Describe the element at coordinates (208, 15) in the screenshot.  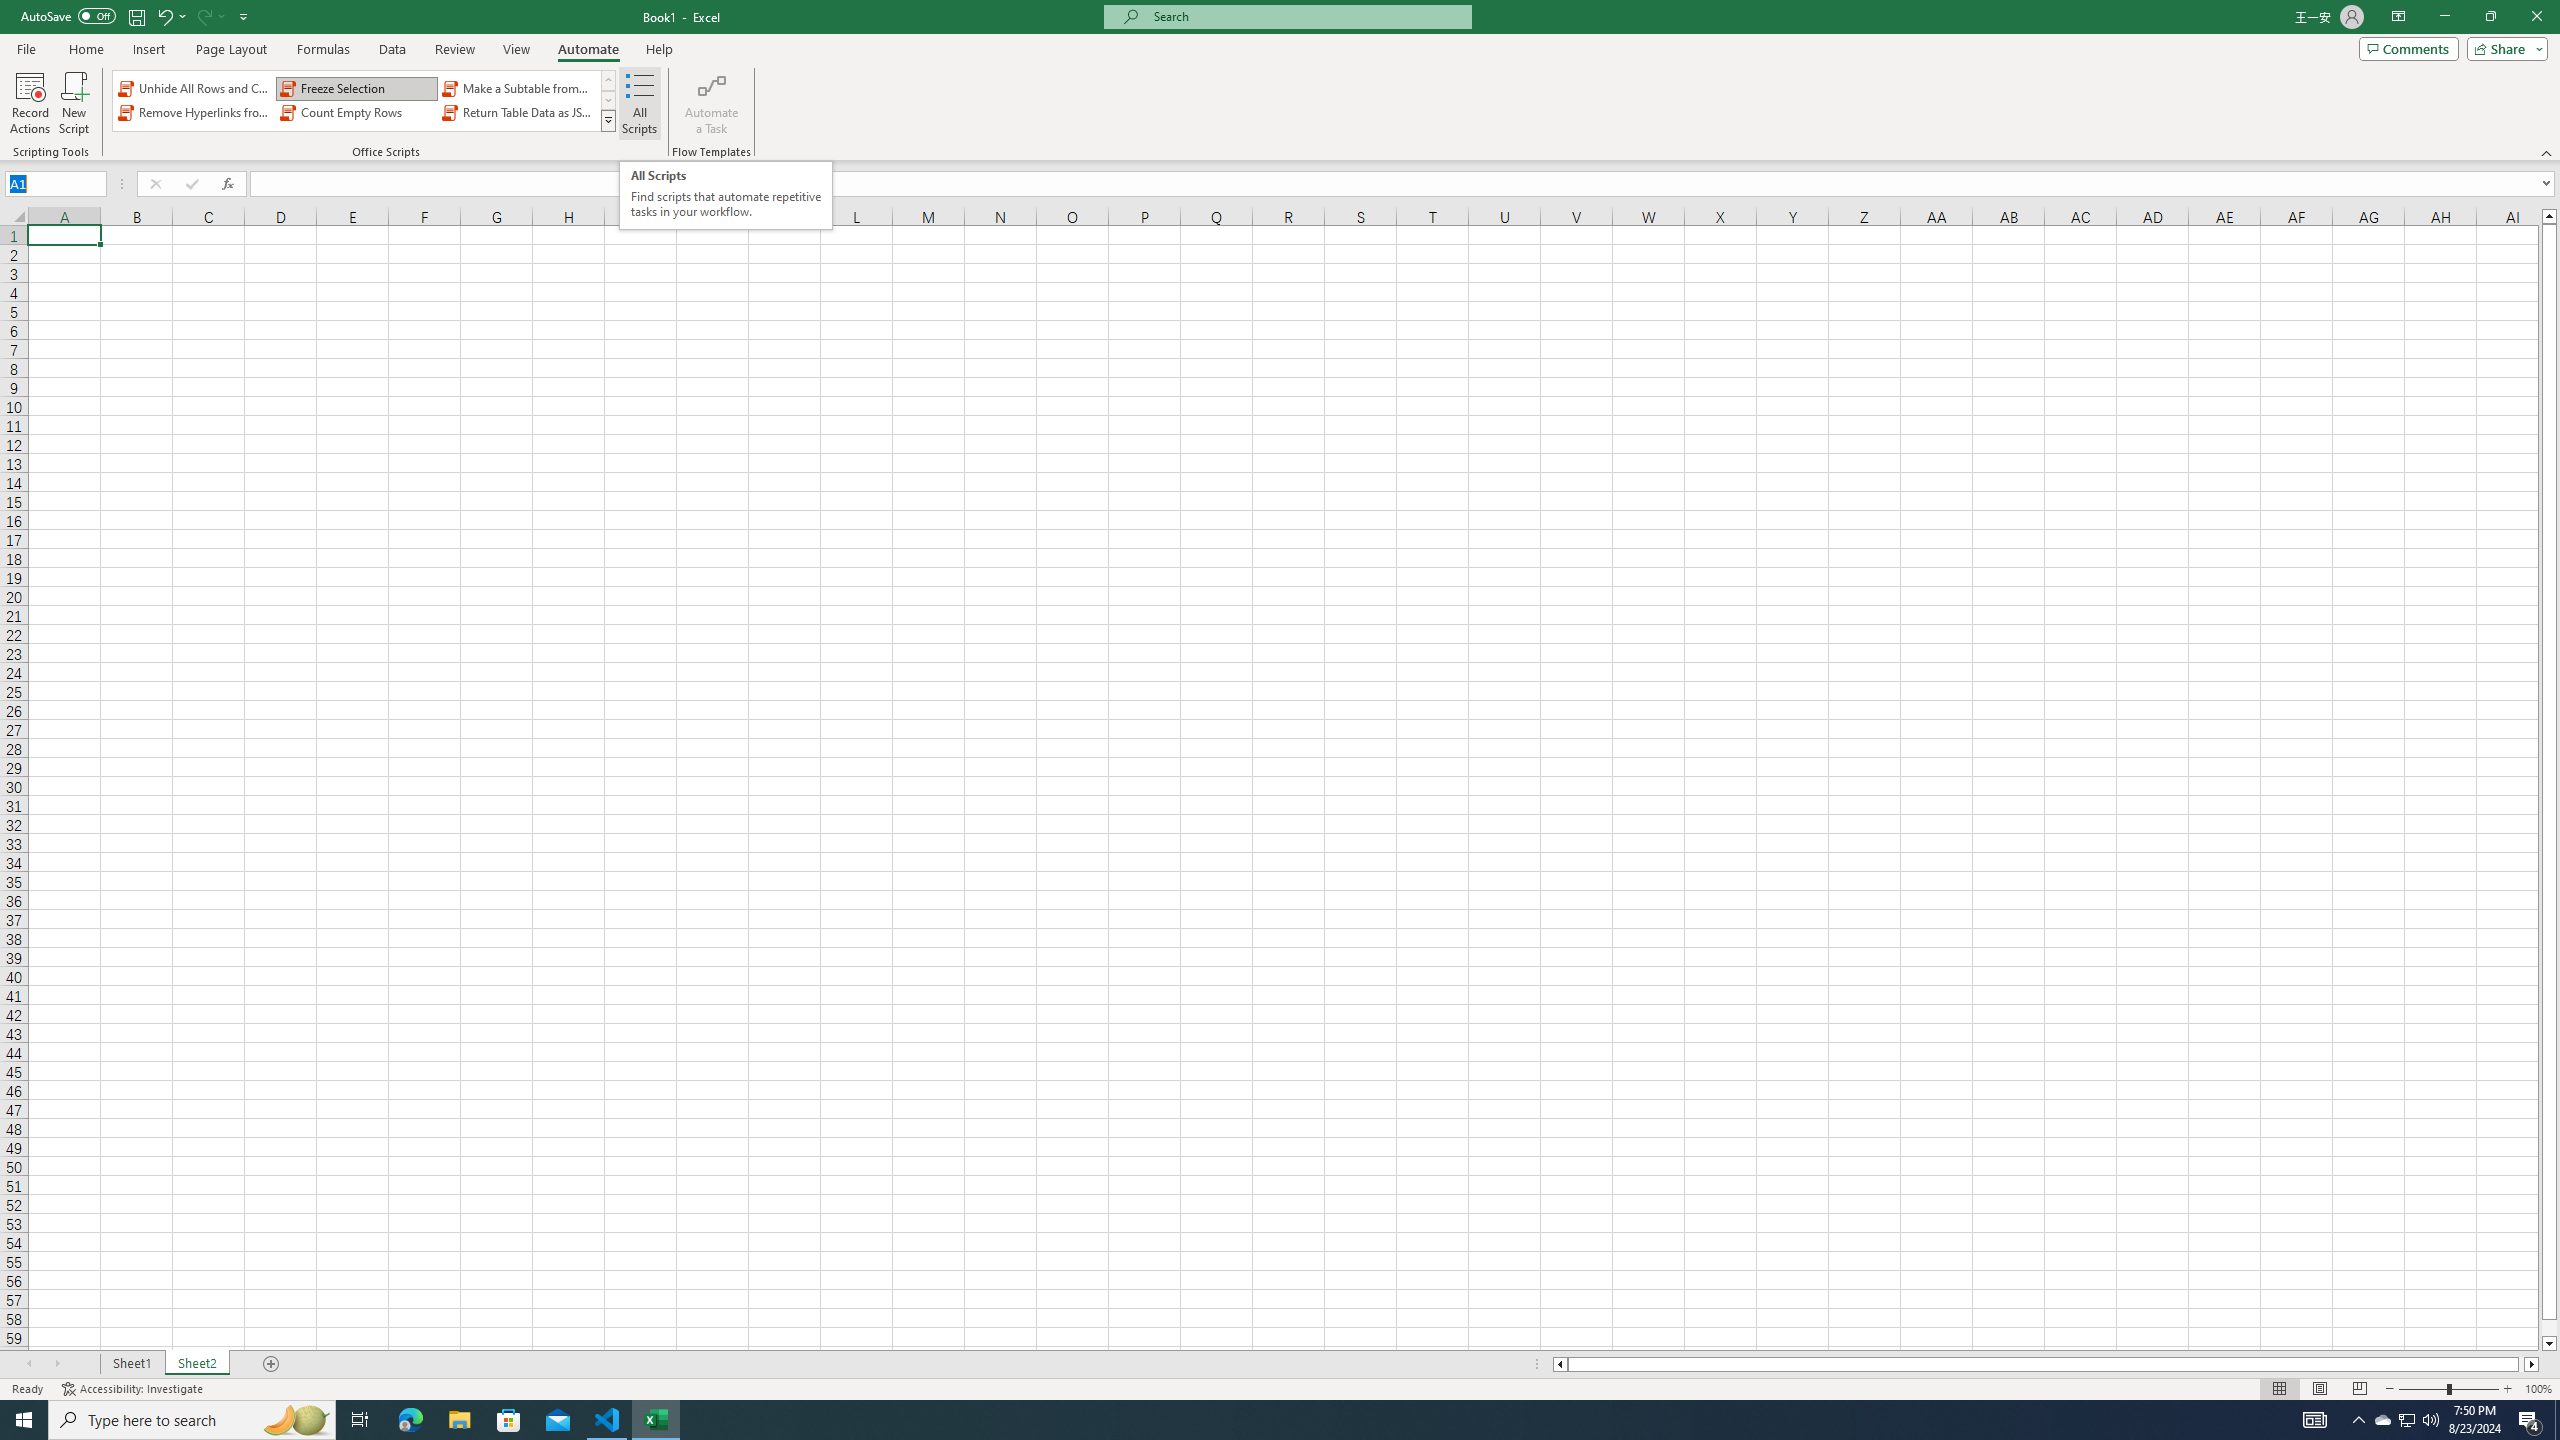
I see `'Redo'` at that location.